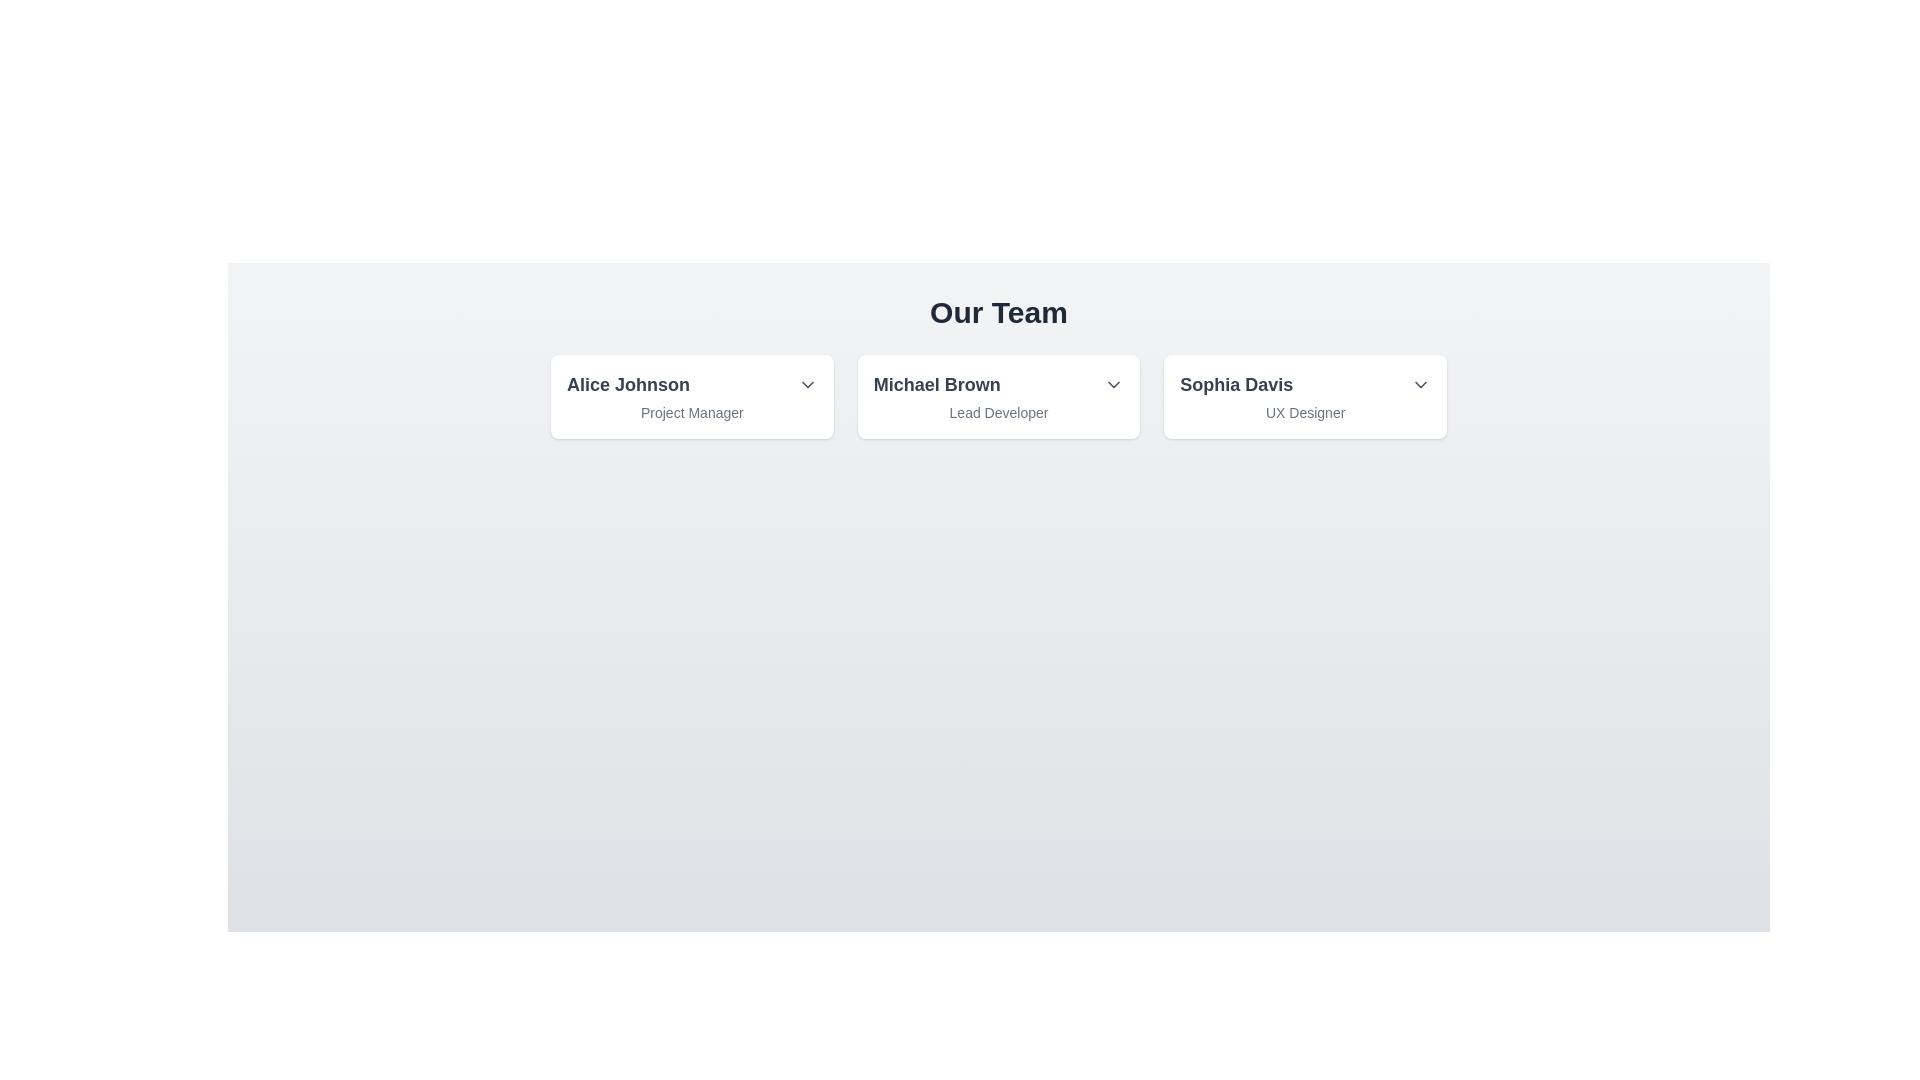 The height and width of the screenshot is (1080, 1920). I want to click on the text label providing supplementary information about 'Alice Johnson' located in the lower section of the card, so click(692, 411).